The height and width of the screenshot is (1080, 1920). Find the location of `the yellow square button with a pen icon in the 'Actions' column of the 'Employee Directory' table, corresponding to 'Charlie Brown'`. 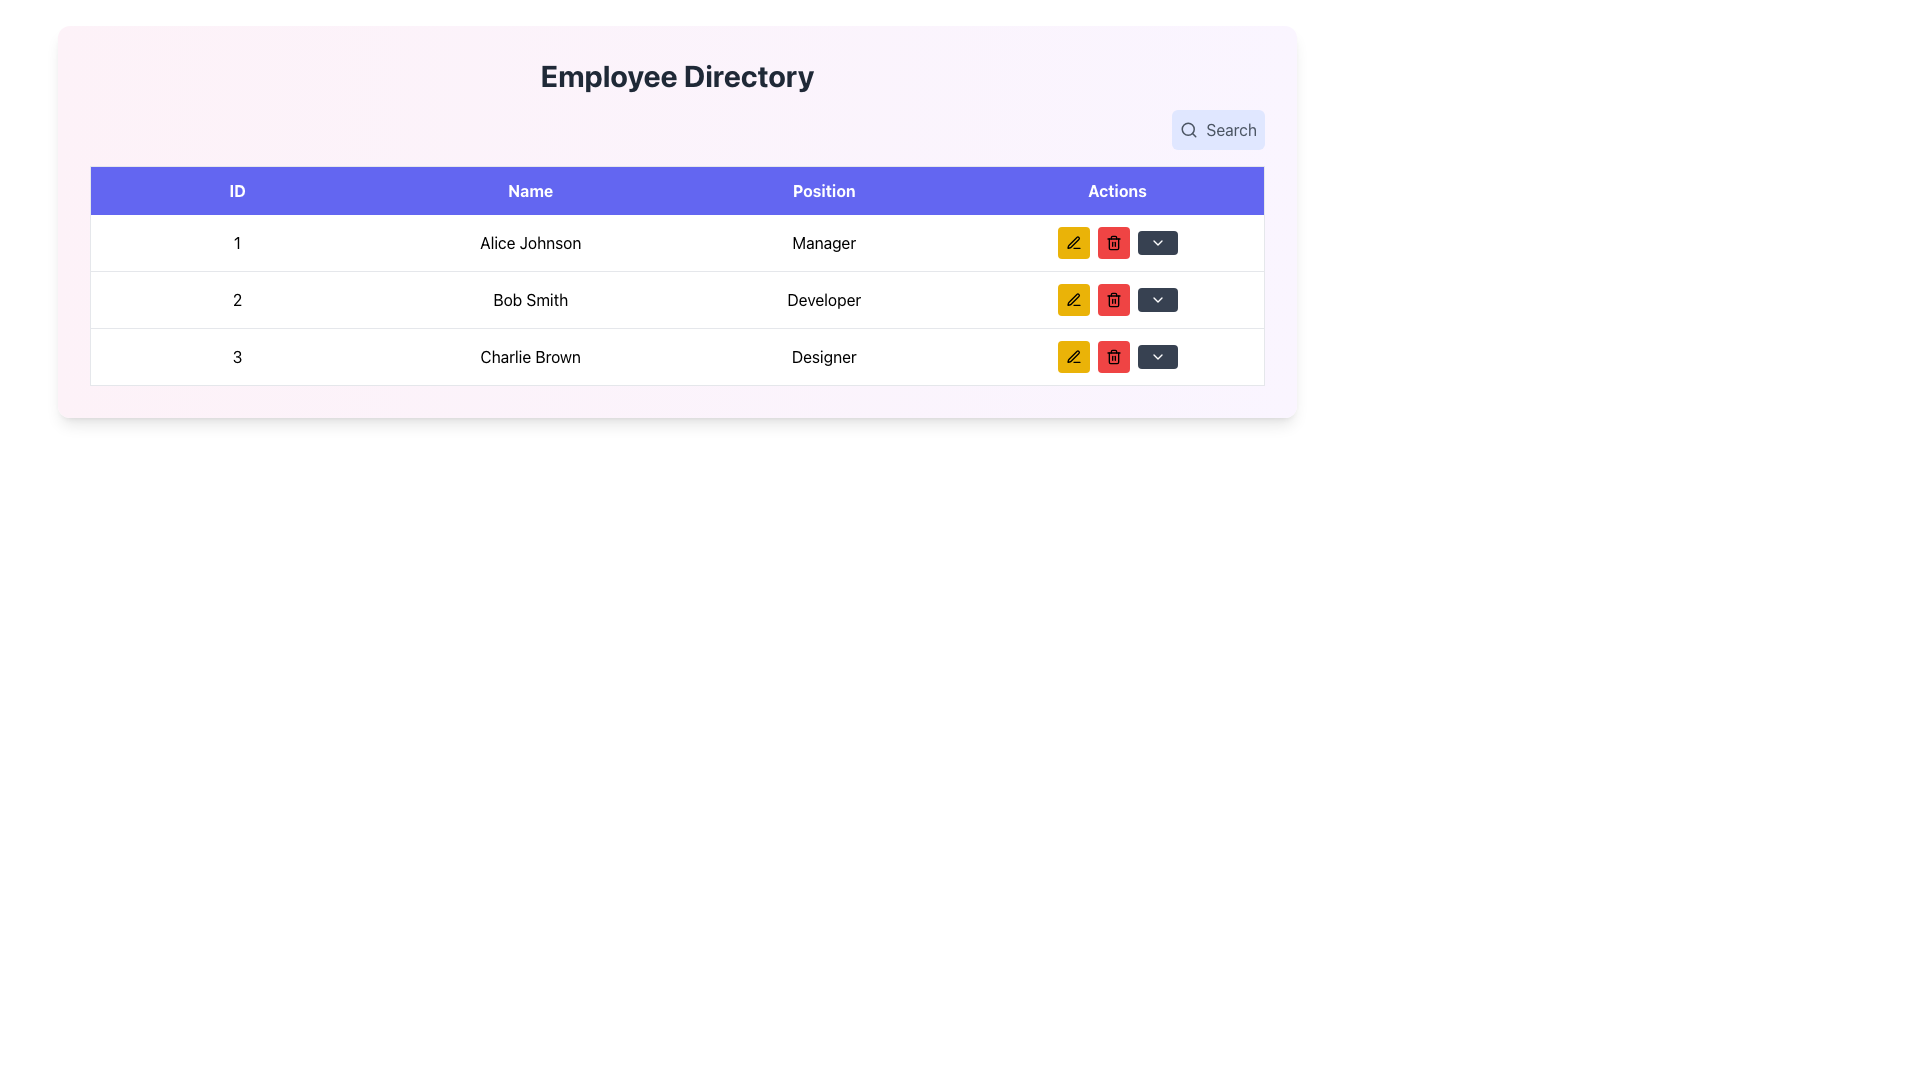

the yellow square button with a pen icon in the 'Actions' column of the 'Employee Directory' table, corresponding to 'Charlie Brown' is located at coordinates (1072, 356).